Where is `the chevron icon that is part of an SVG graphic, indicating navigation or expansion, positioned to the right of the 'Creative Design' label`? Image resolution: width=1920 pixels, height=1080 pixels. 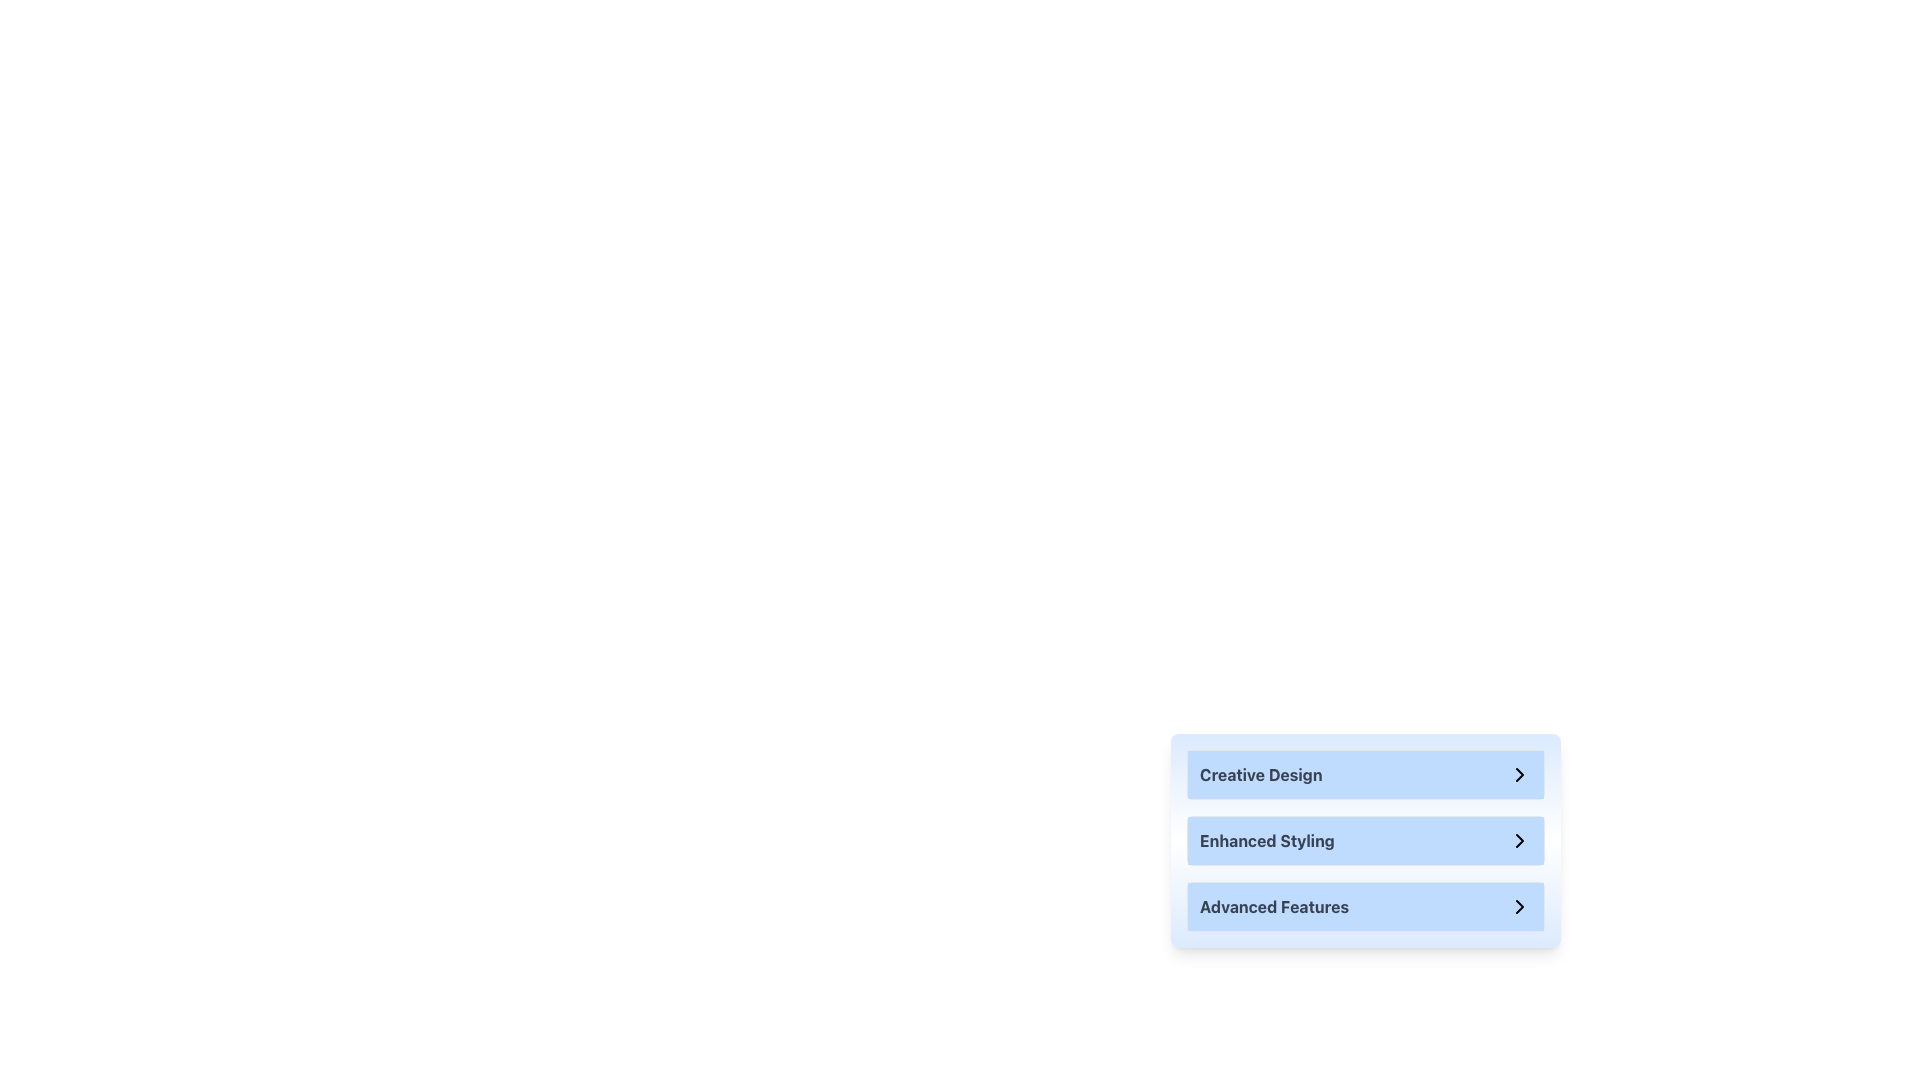
the chevron icon that is part of an SVG graphic, indicating navigation or expansion, positioned to the right of the 'Creative Design' label is located at coordinates (1520, 774).